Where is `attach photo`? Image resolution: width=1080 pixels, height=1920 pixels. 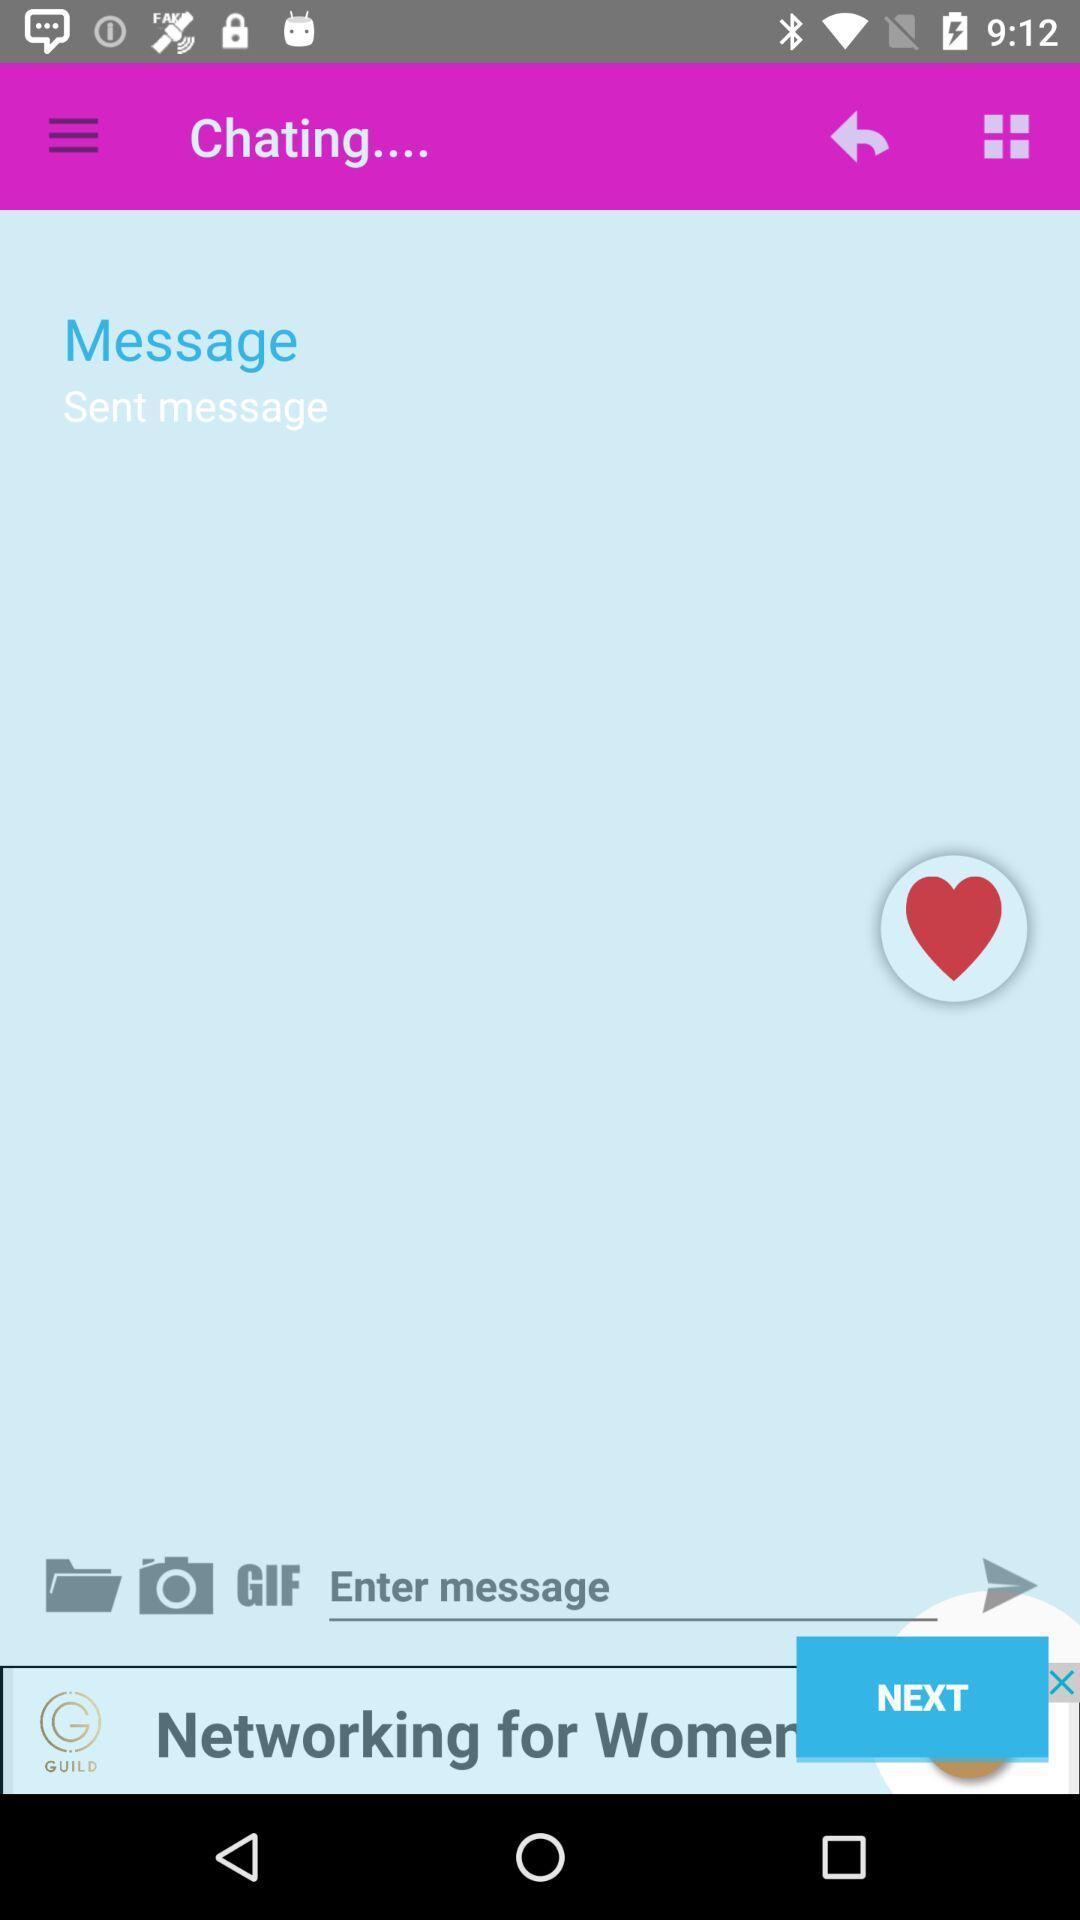
attach photo is located at coordinates (180, 1584).